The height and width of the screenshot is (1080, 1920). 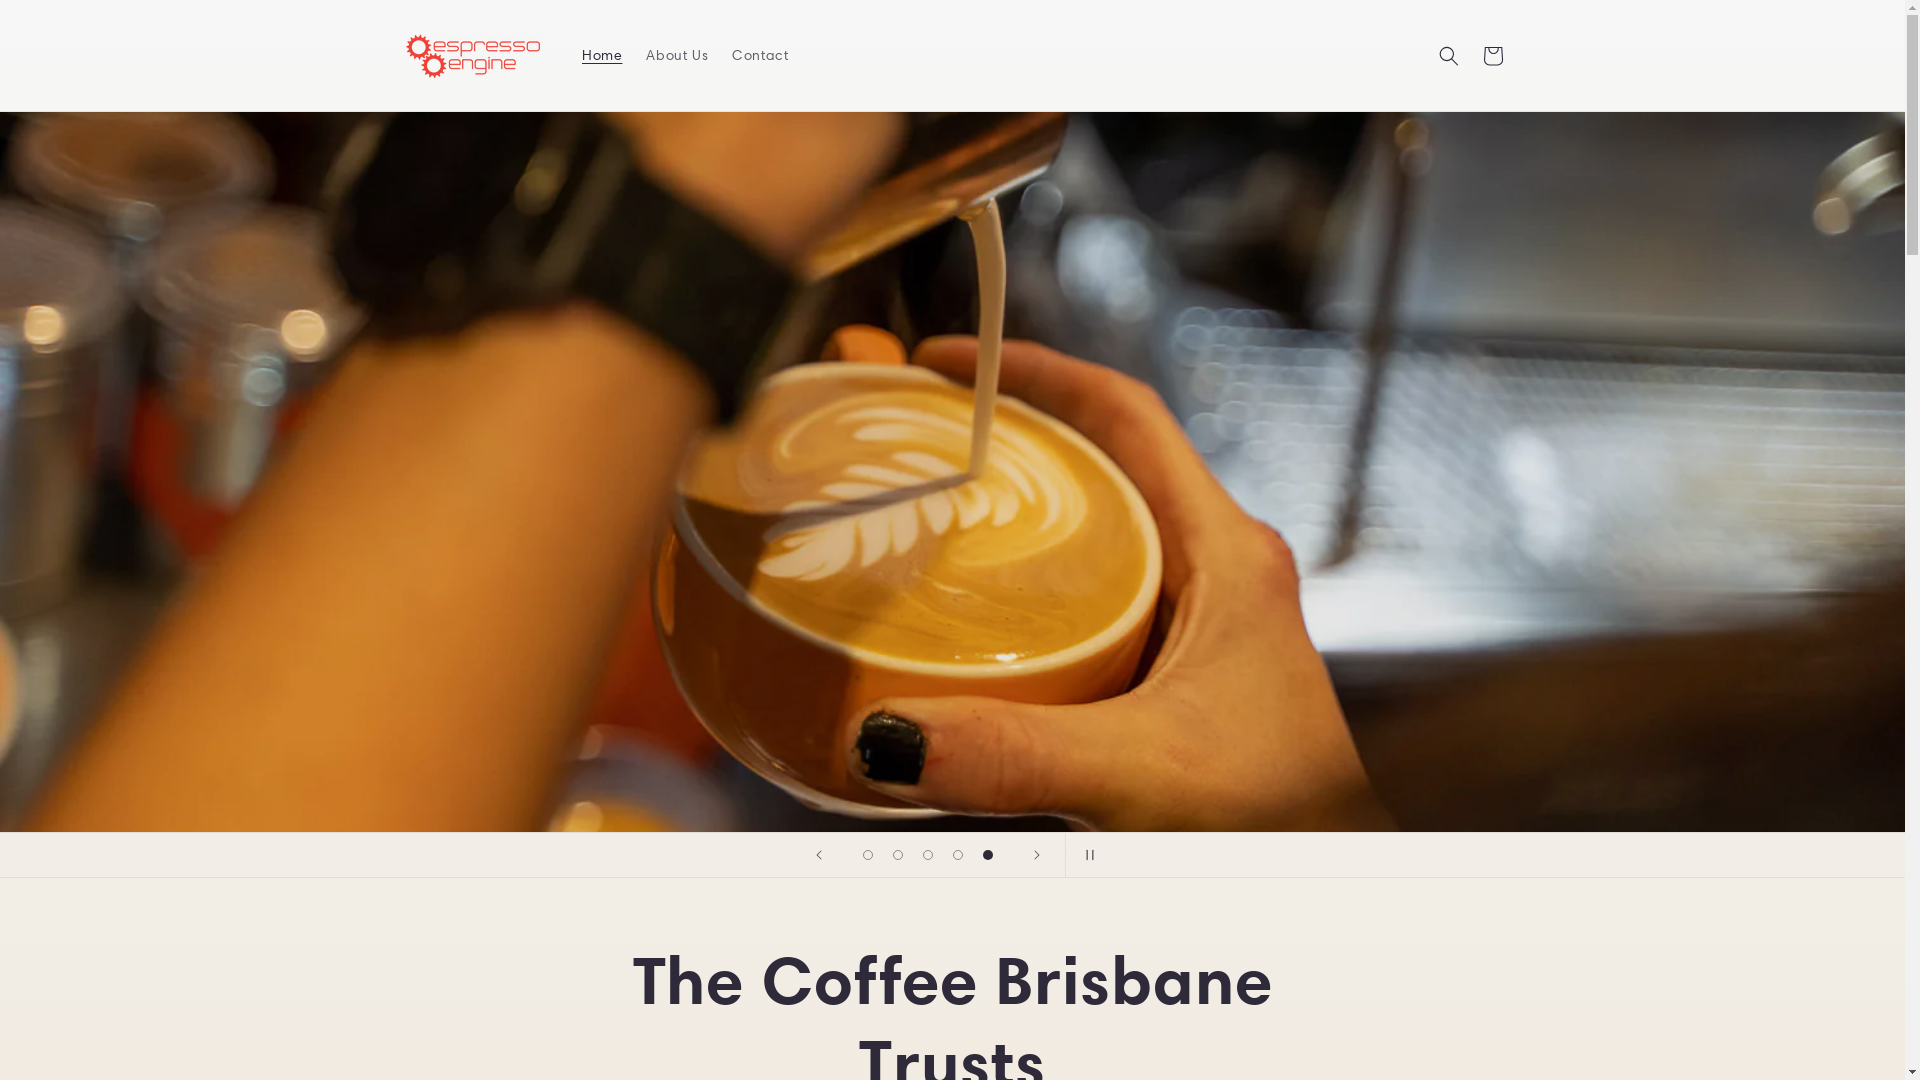 I want to click on 'About Us', so click(x=676, y=53).